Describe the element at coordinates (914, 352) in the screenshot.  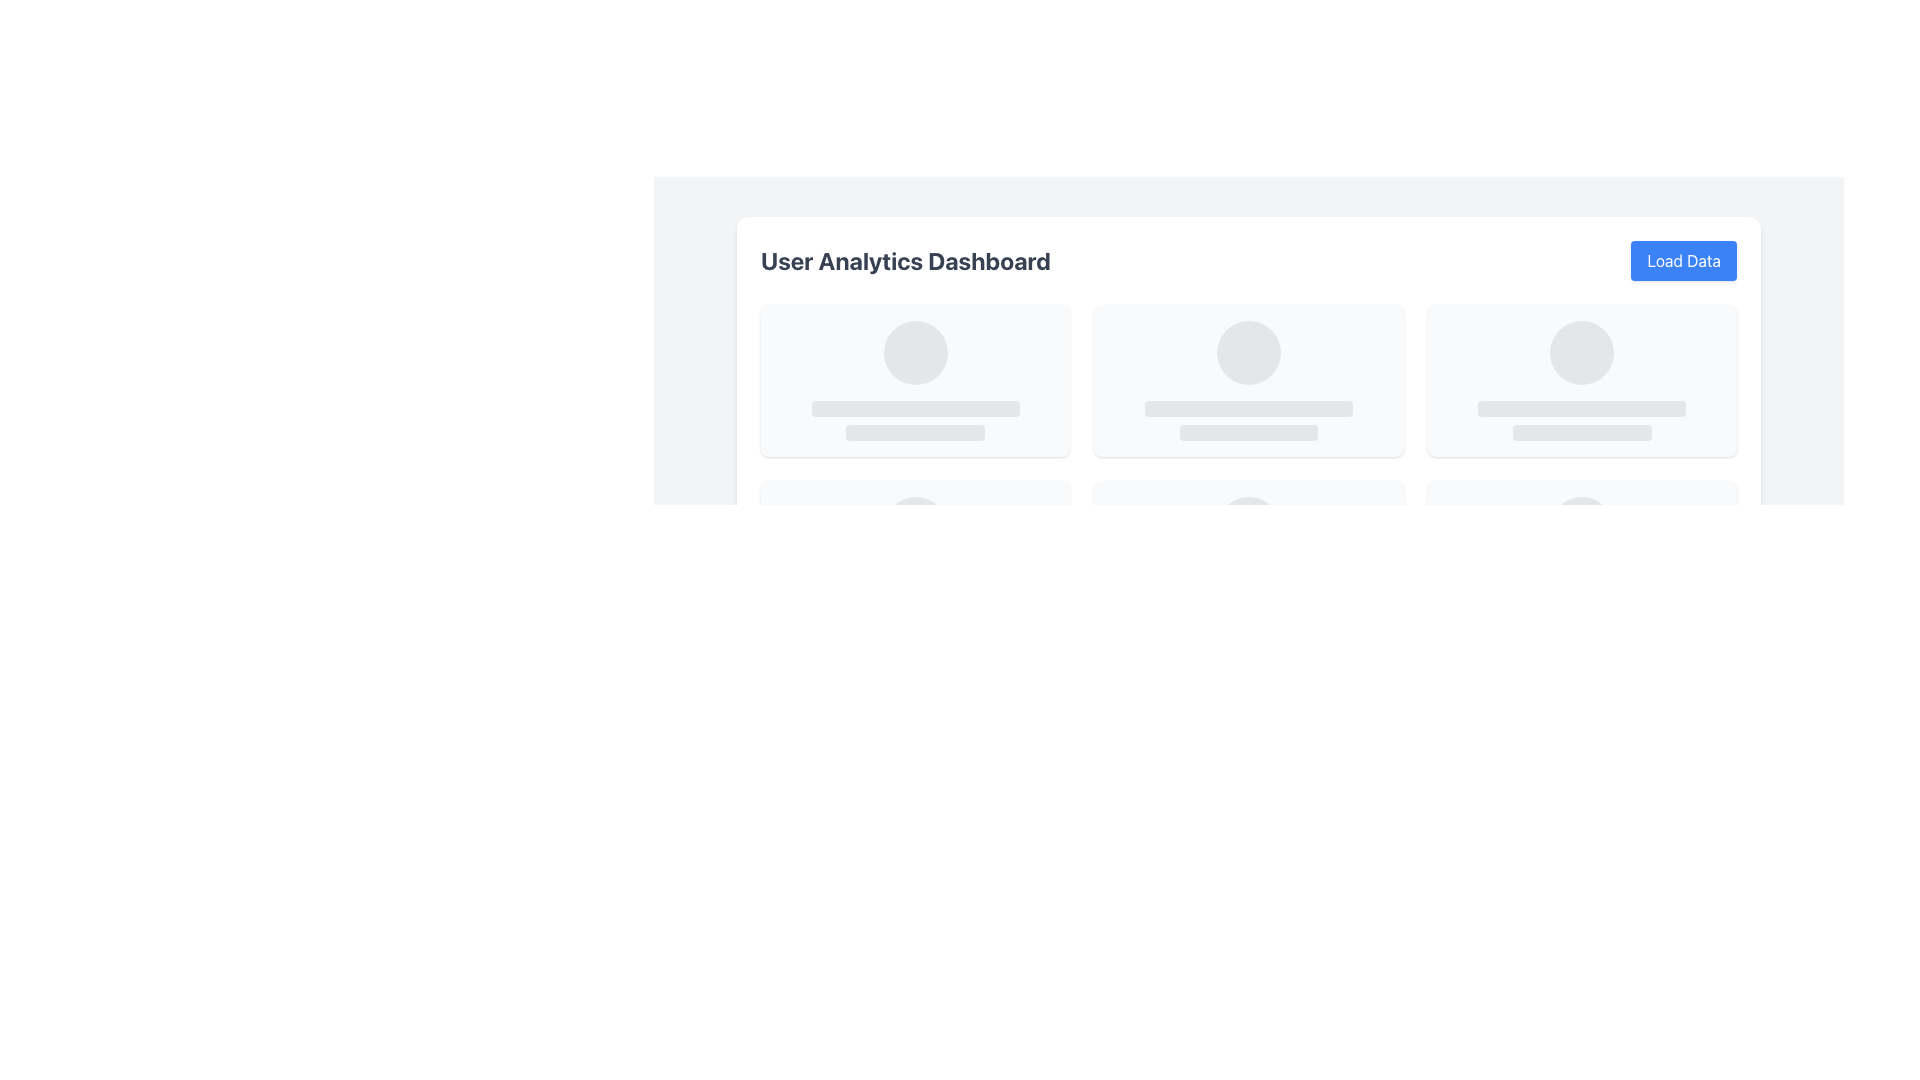
I see `the Placeholder Avatar element, which serves as a visual representation of an avatar or image slot in a dashboard or user profile context` at that location.